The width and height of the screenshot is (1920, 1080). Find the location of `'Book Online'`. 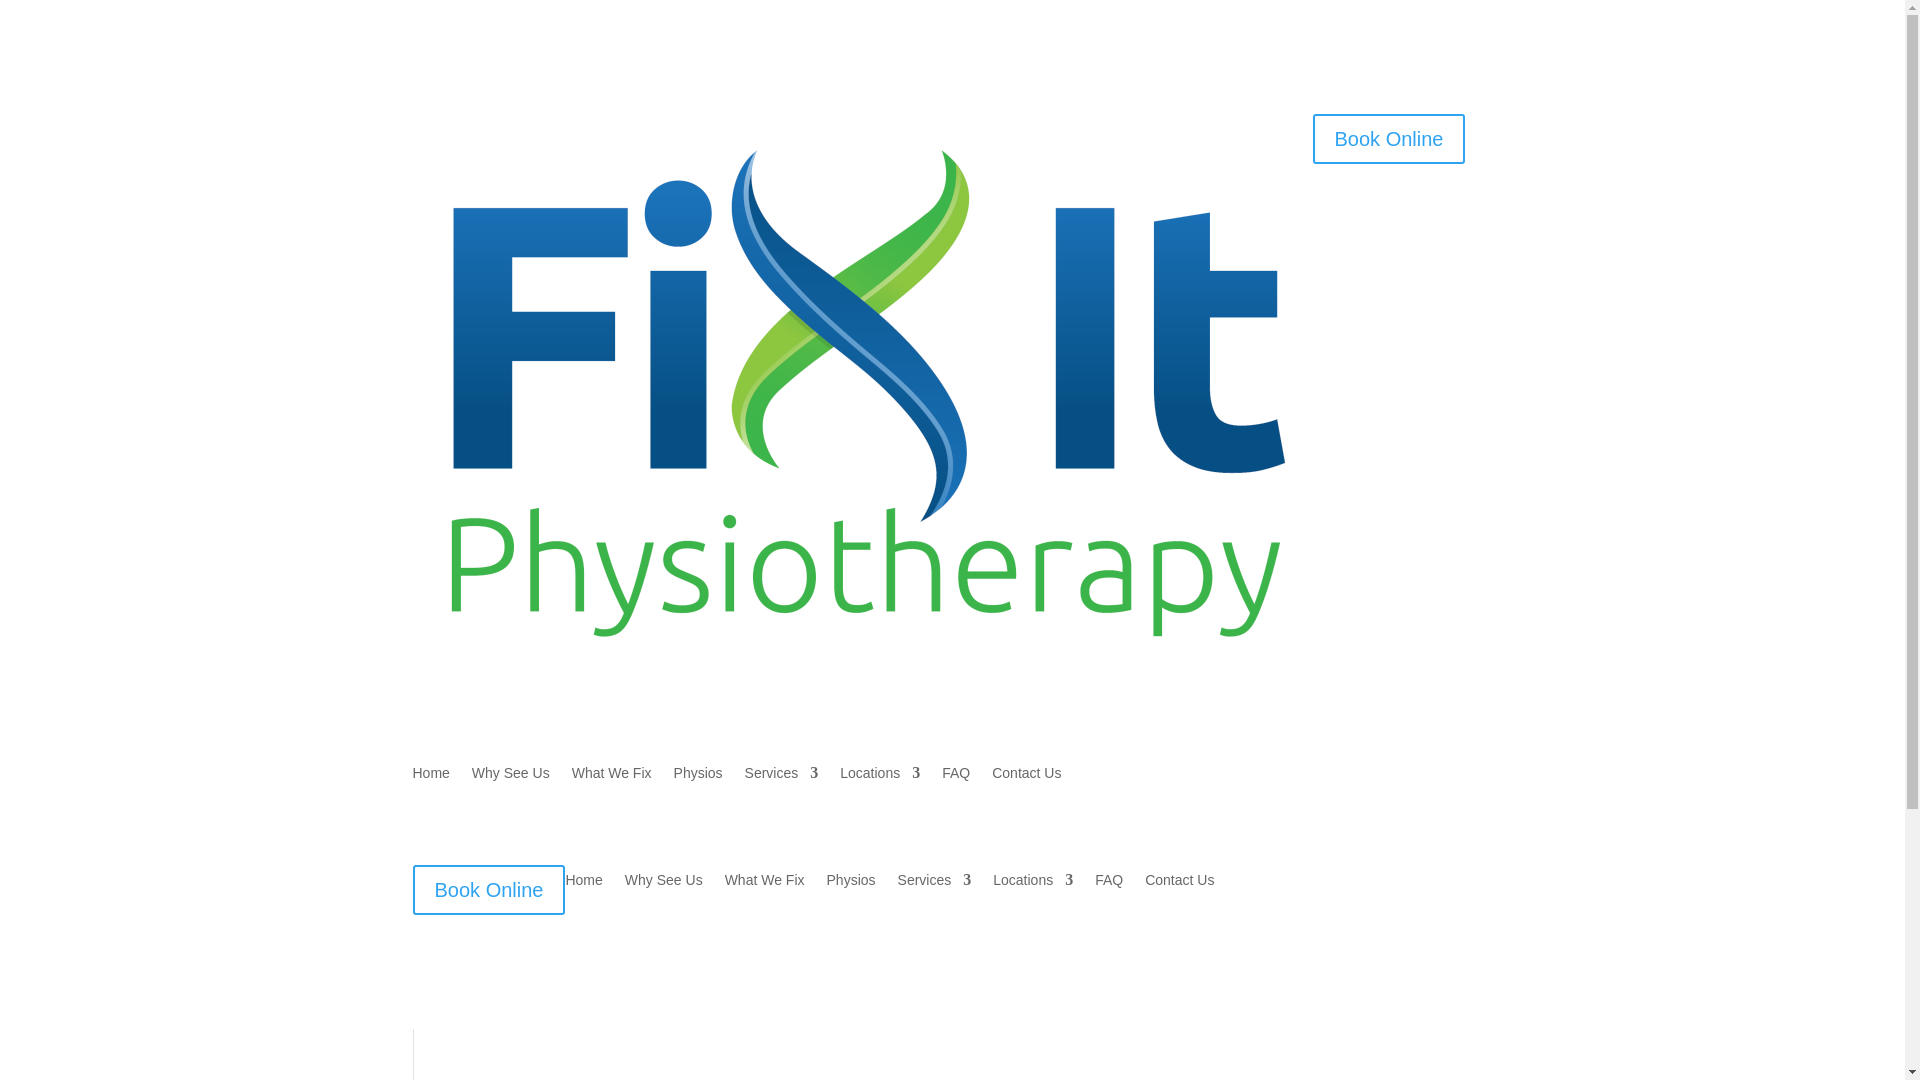

'Book Online' is located at coordinates (488, 889).